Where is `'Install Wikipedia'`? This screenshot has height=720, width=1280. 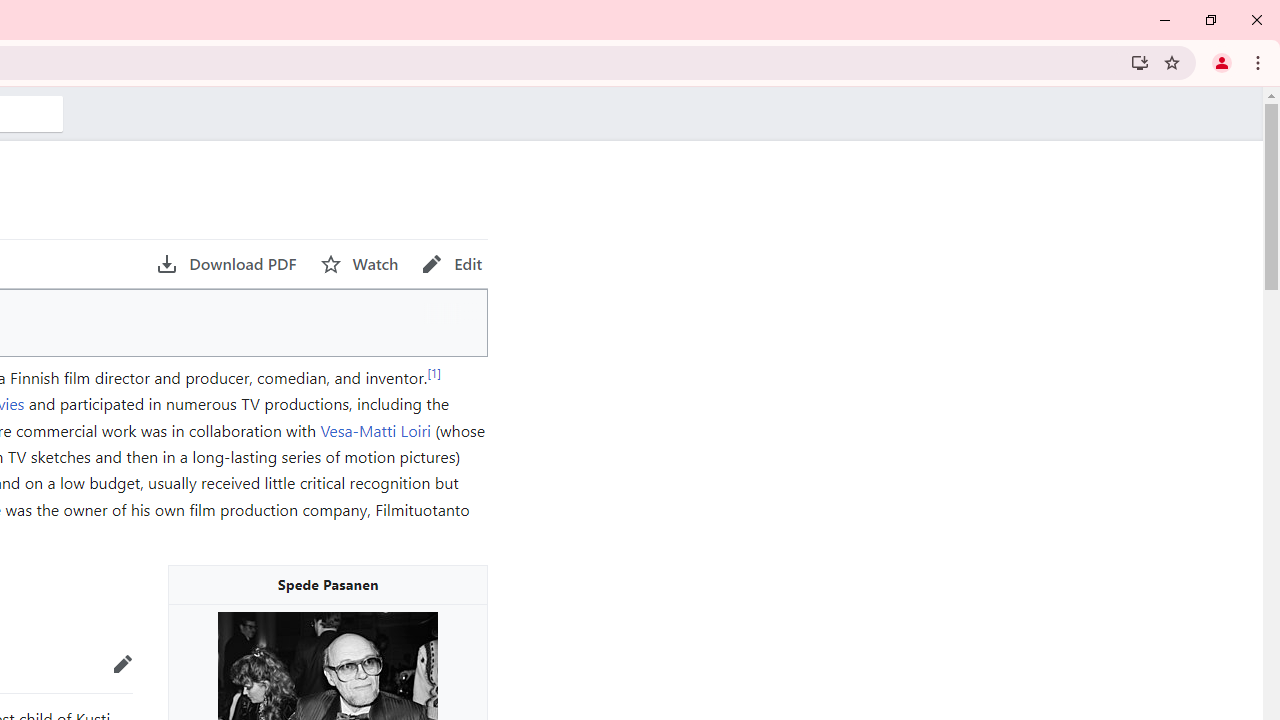
'Install Wikipedia' is located at coordinates (1139, 61).